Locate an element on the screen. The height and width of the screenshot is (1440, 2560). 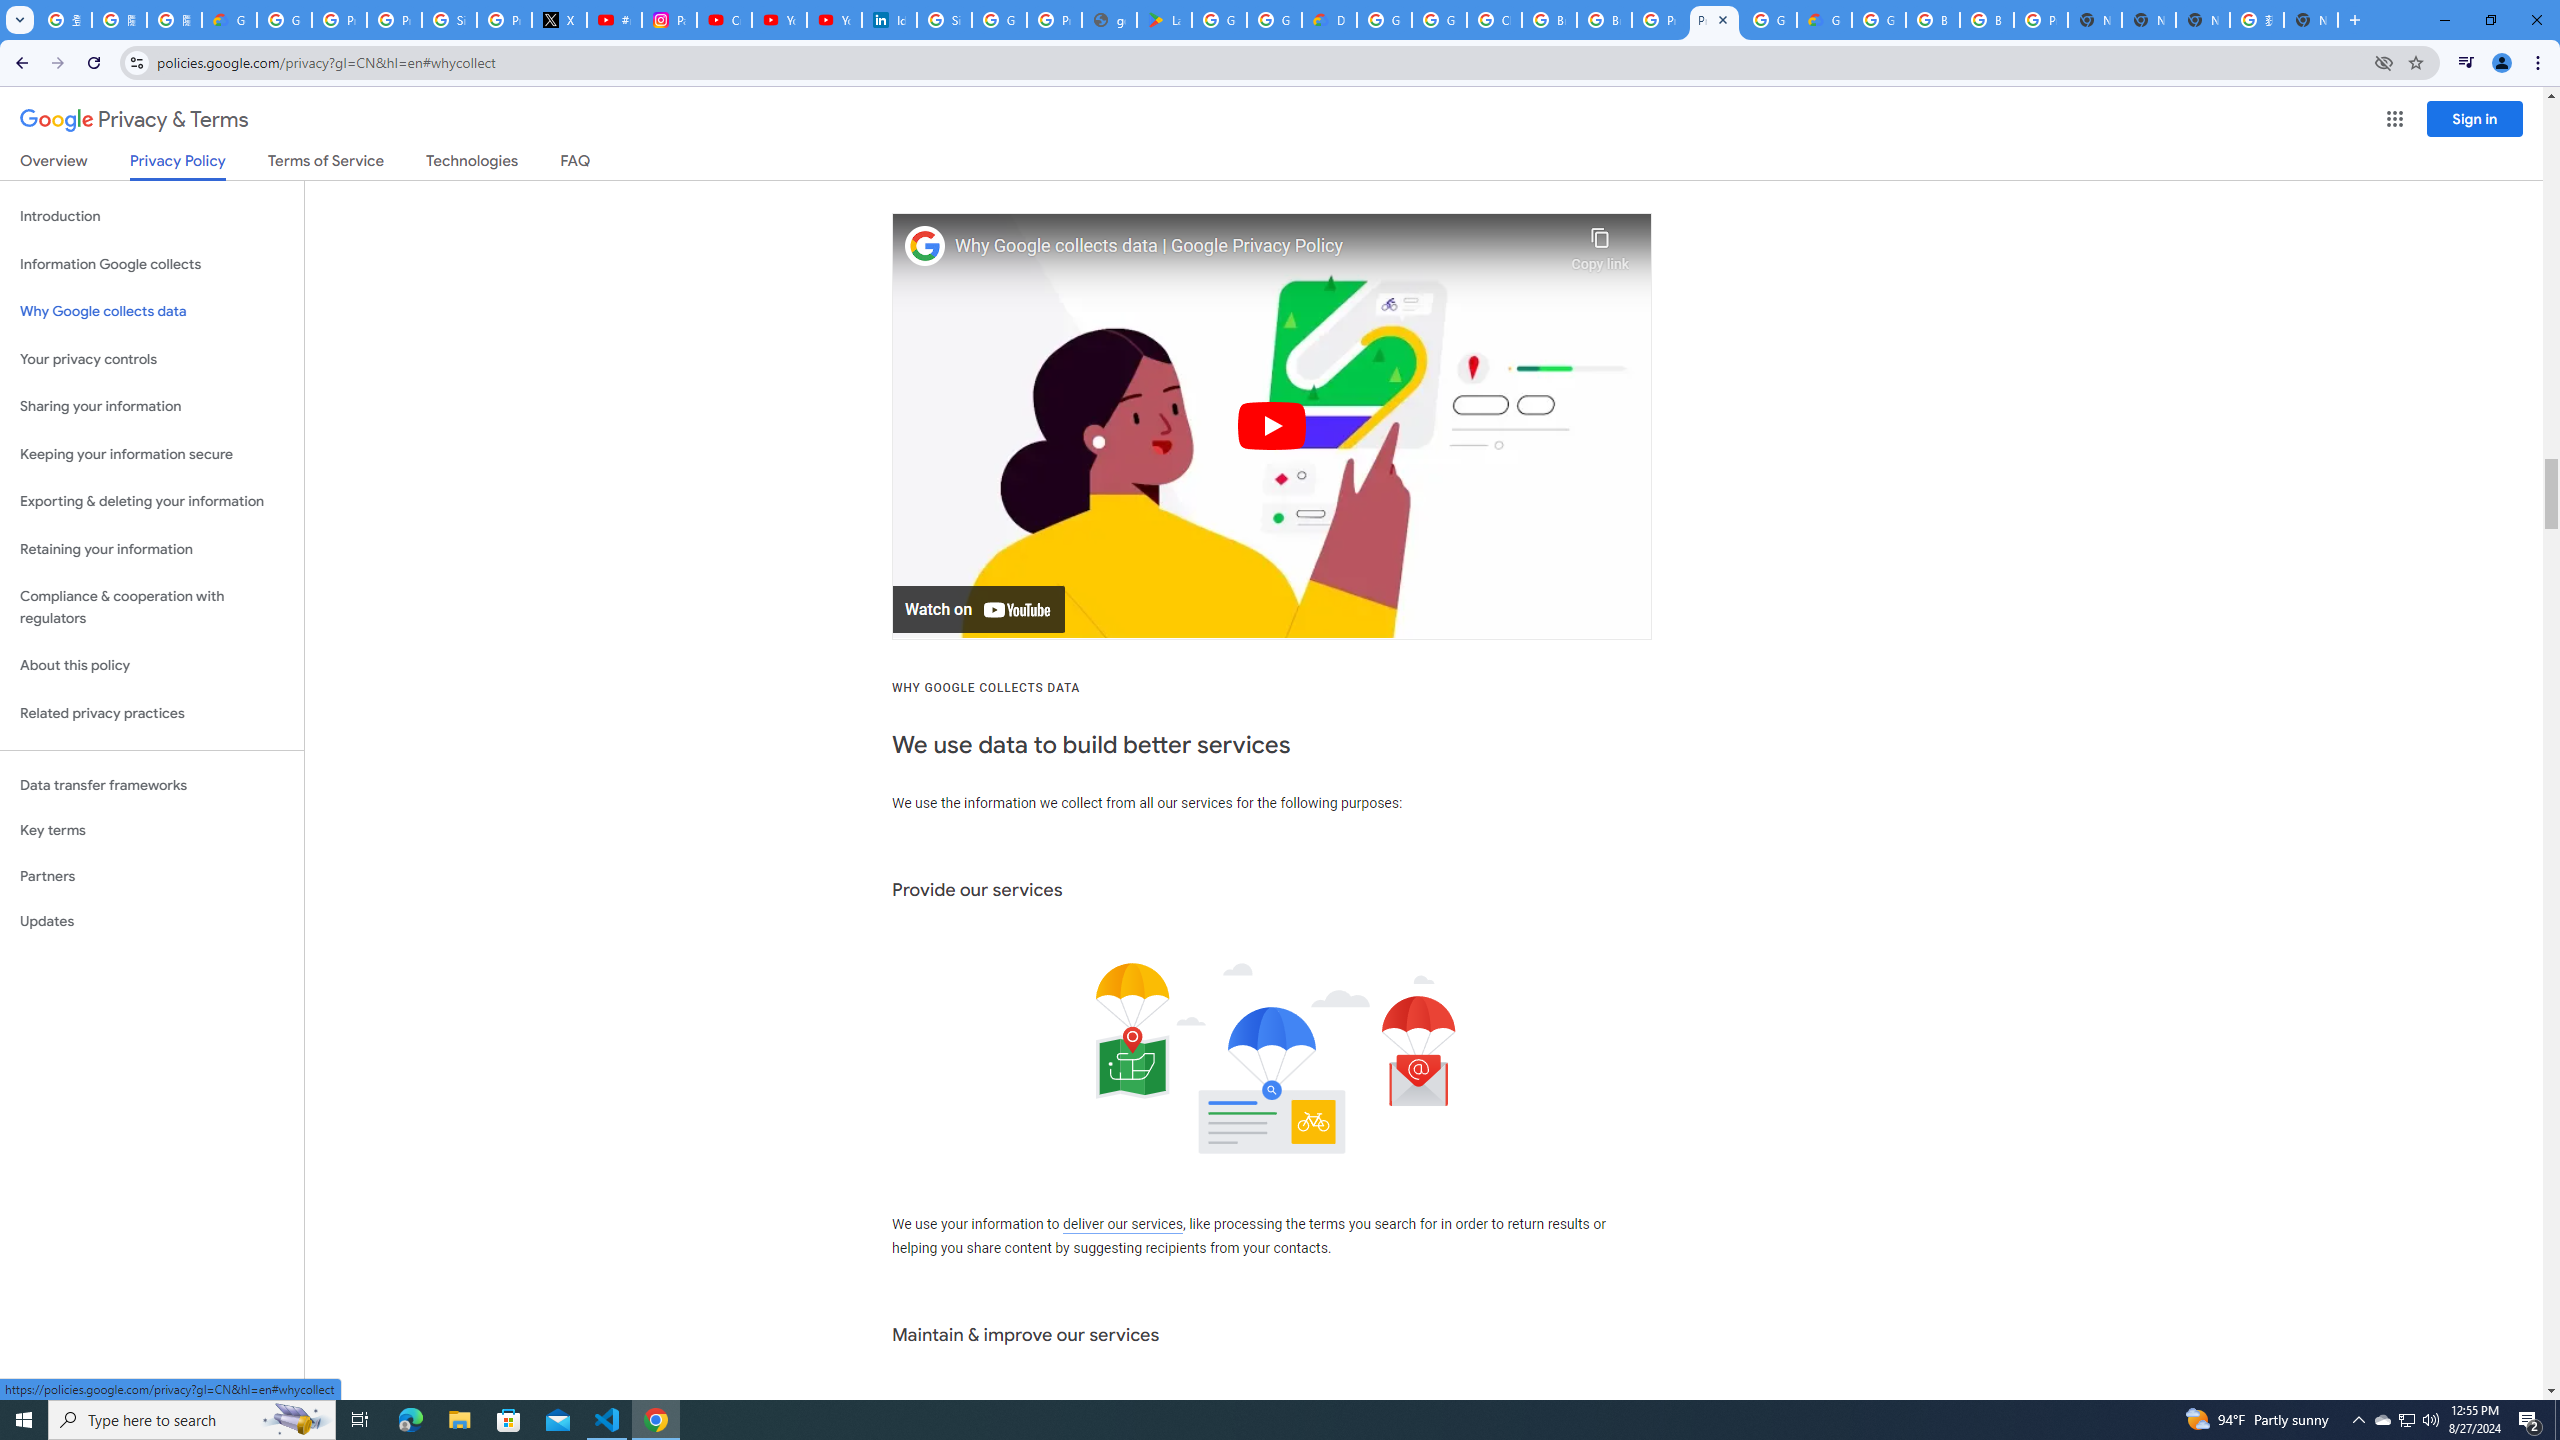
'Information Google collects' is located at coordinates (151, 264).